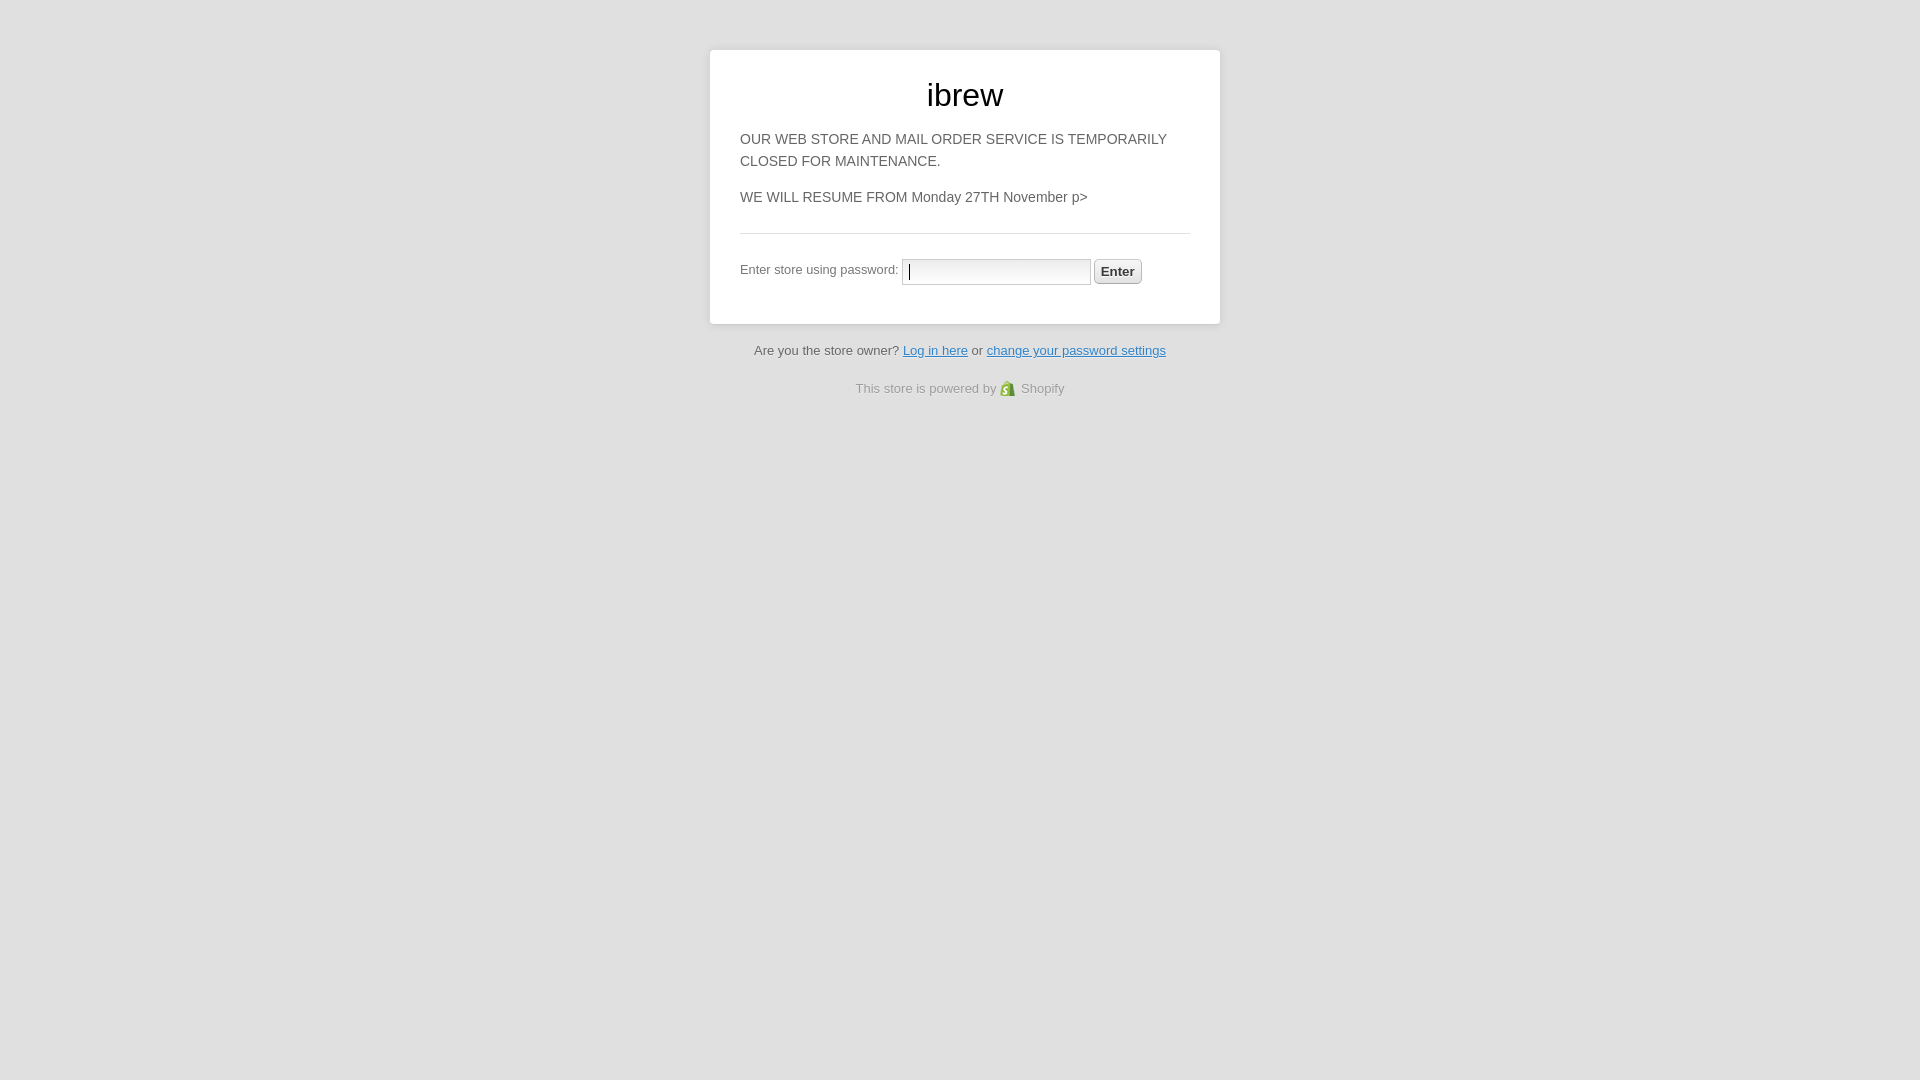 Image resolution: width=1920 pixels, height=1080 pixels. Describe the element at coordinates (1117, 271) in the screenshot. I see `'Enter'` at that location.